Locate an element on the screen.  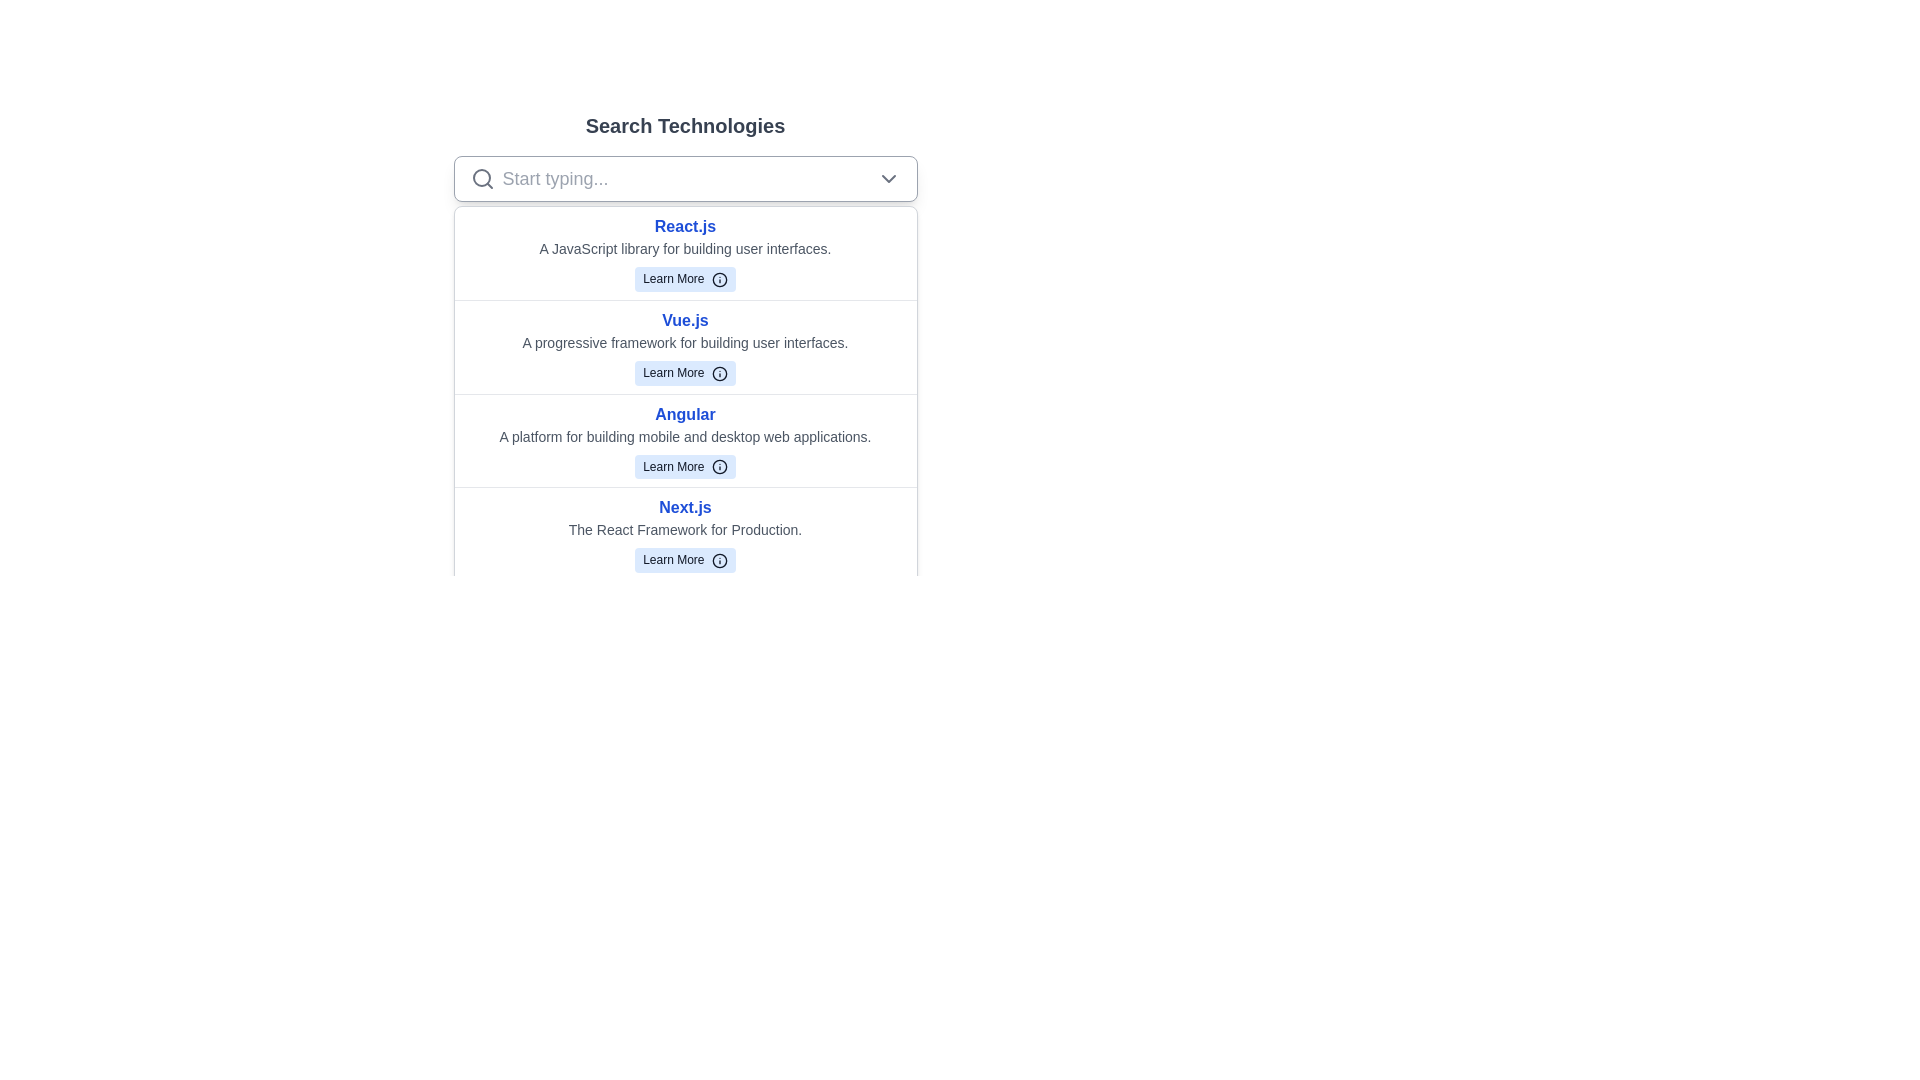
the button located at the bottom row under 'Next.js' that provides access to detailed information or resources is located at coordinates (685, 560).